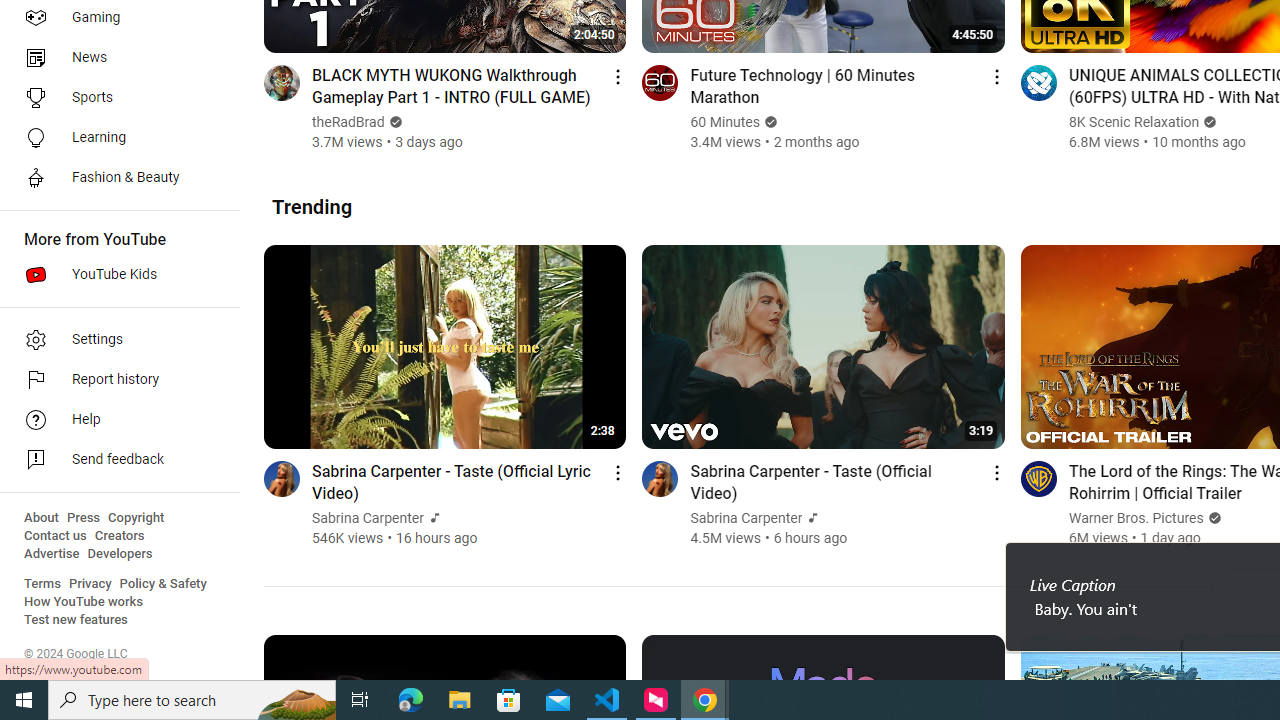  I want to click on 'Privacy', so click(89, 584).